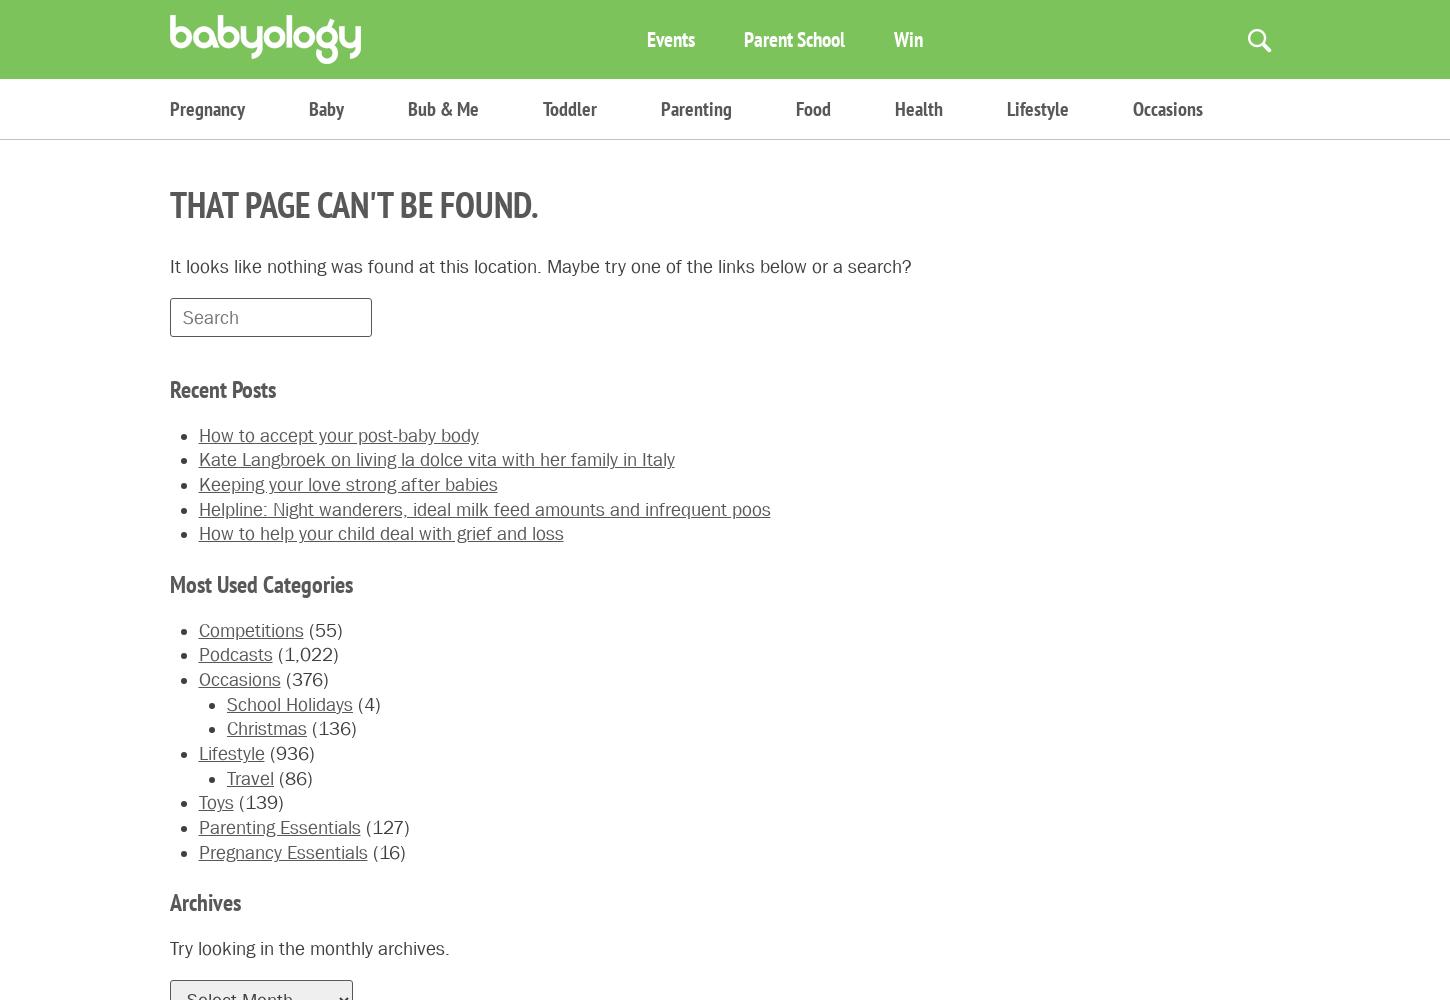 Image resolution: width=1450 pixels, height=1000 pixels. I want to click on 'Lifestyle', so click(1007, 108).